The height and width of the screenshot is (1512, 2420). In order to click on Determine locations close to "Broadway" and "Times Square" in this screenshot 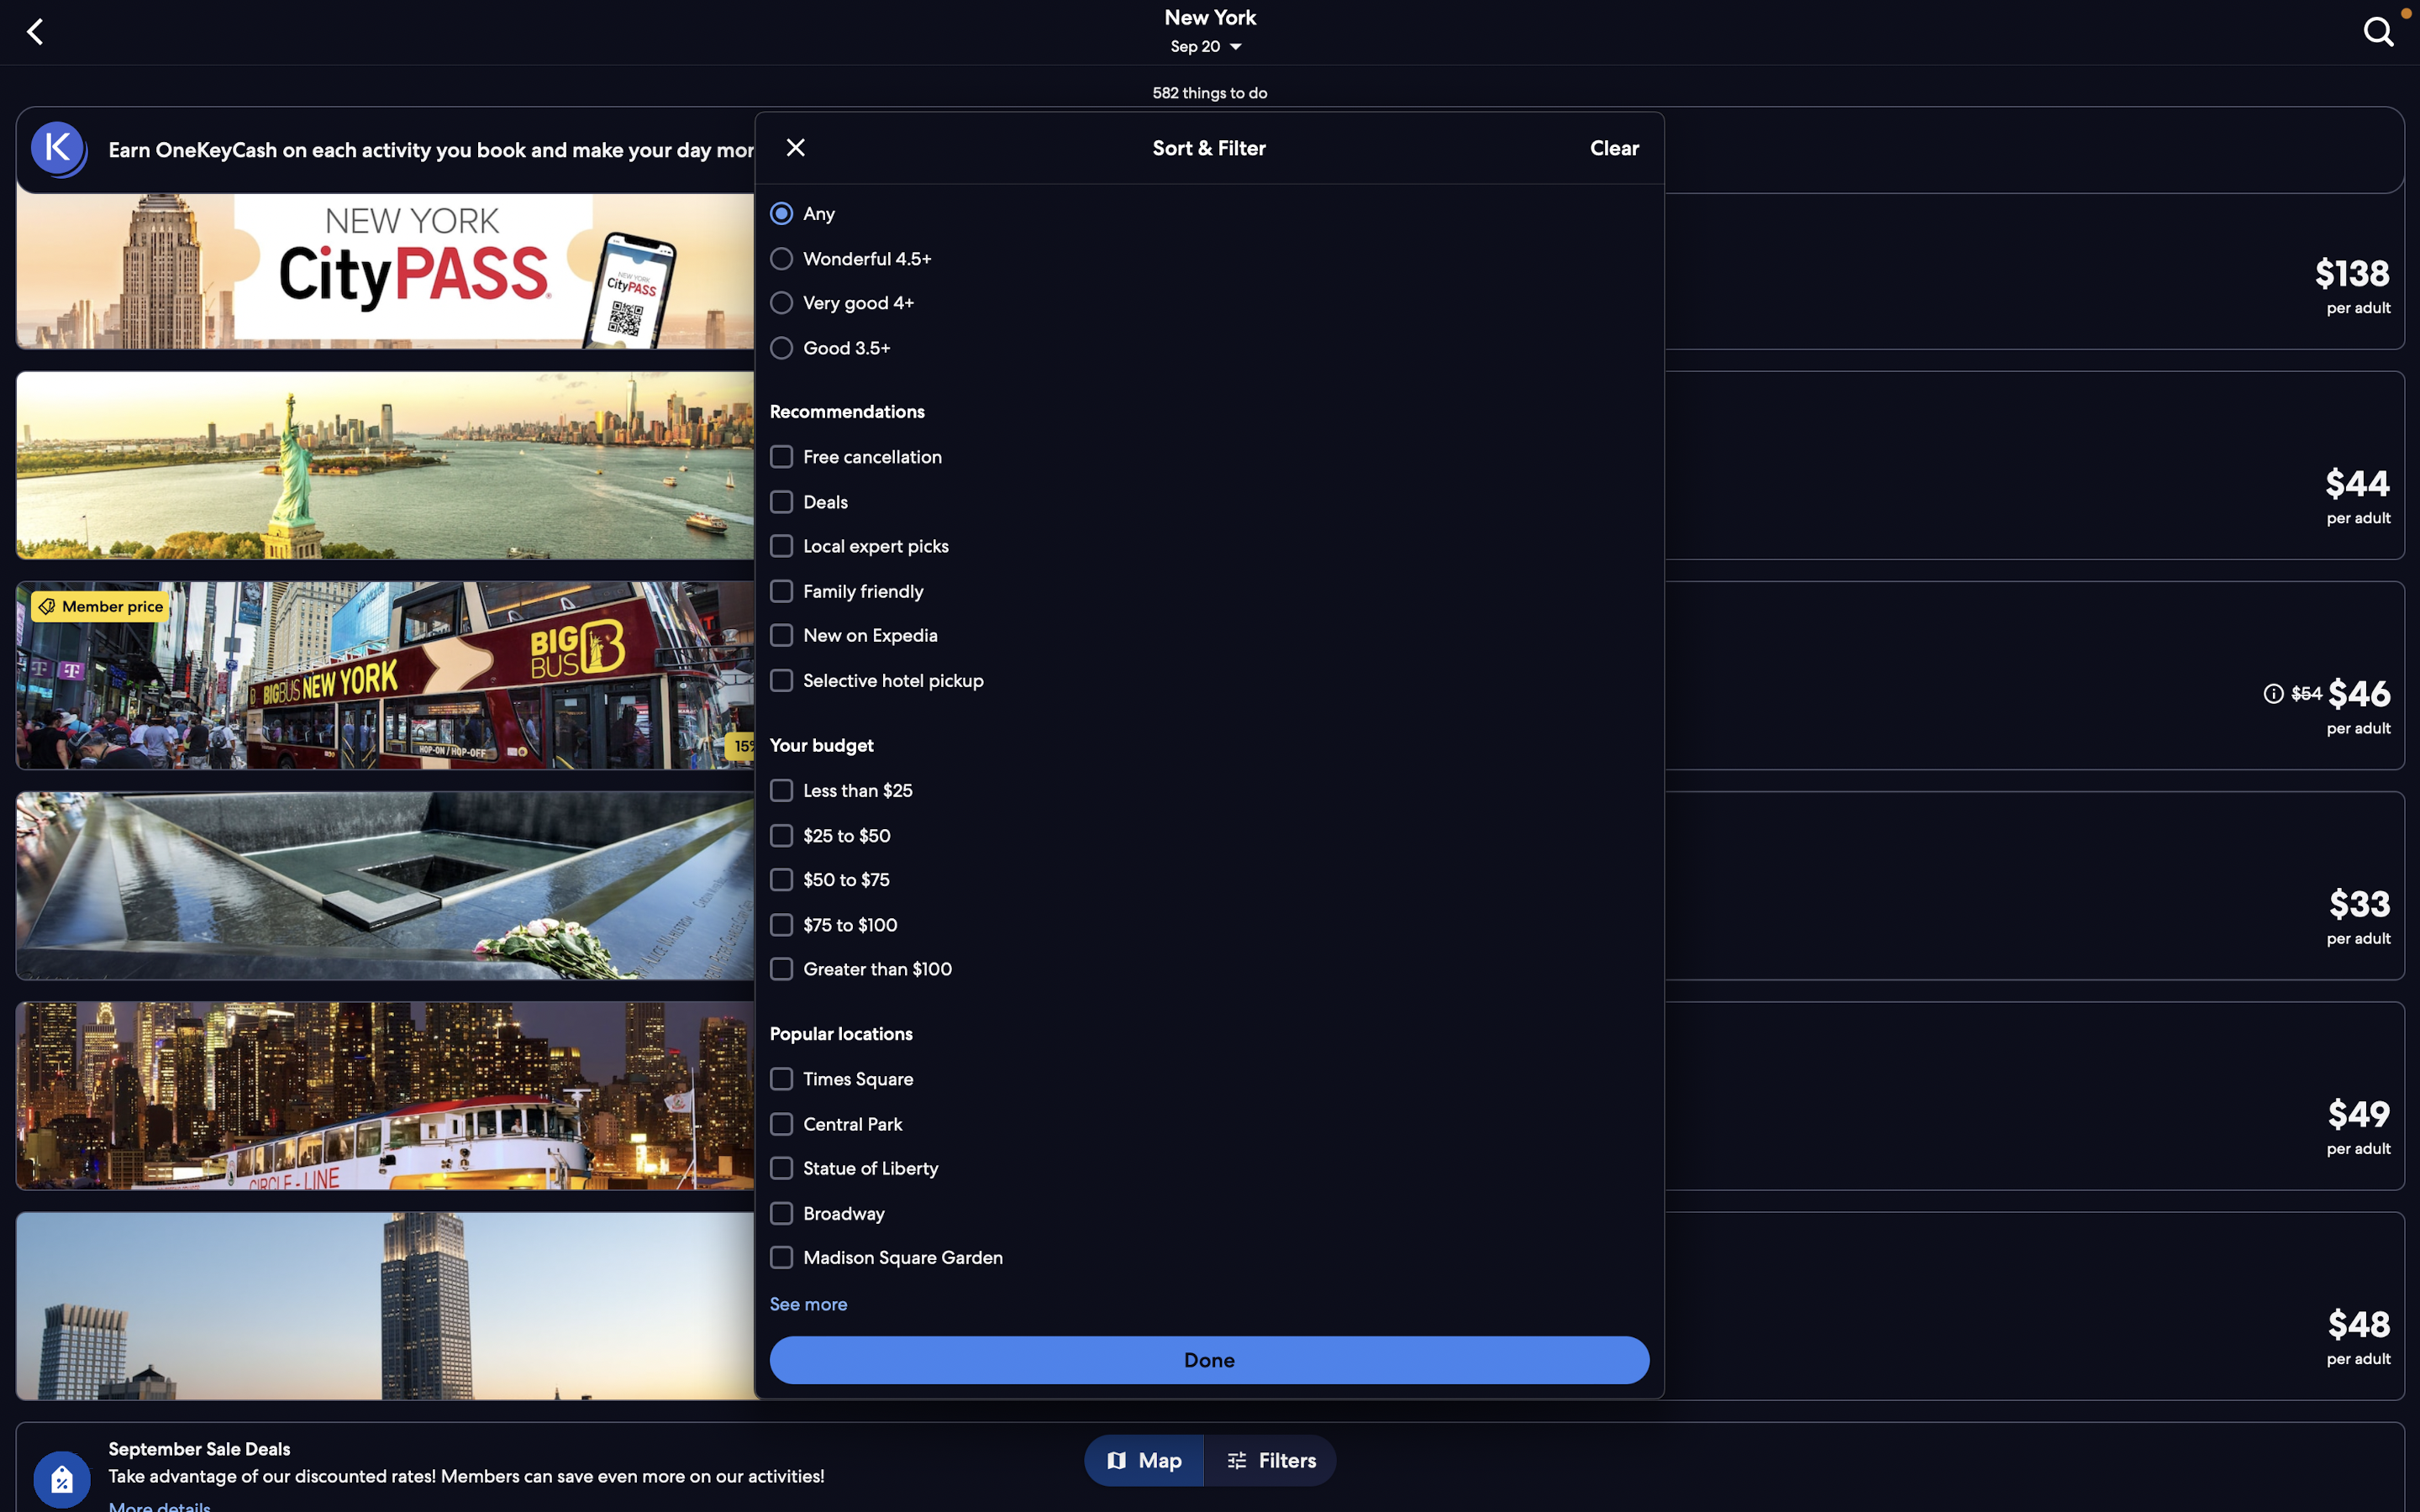, I will do `click(1212, 1255)`.